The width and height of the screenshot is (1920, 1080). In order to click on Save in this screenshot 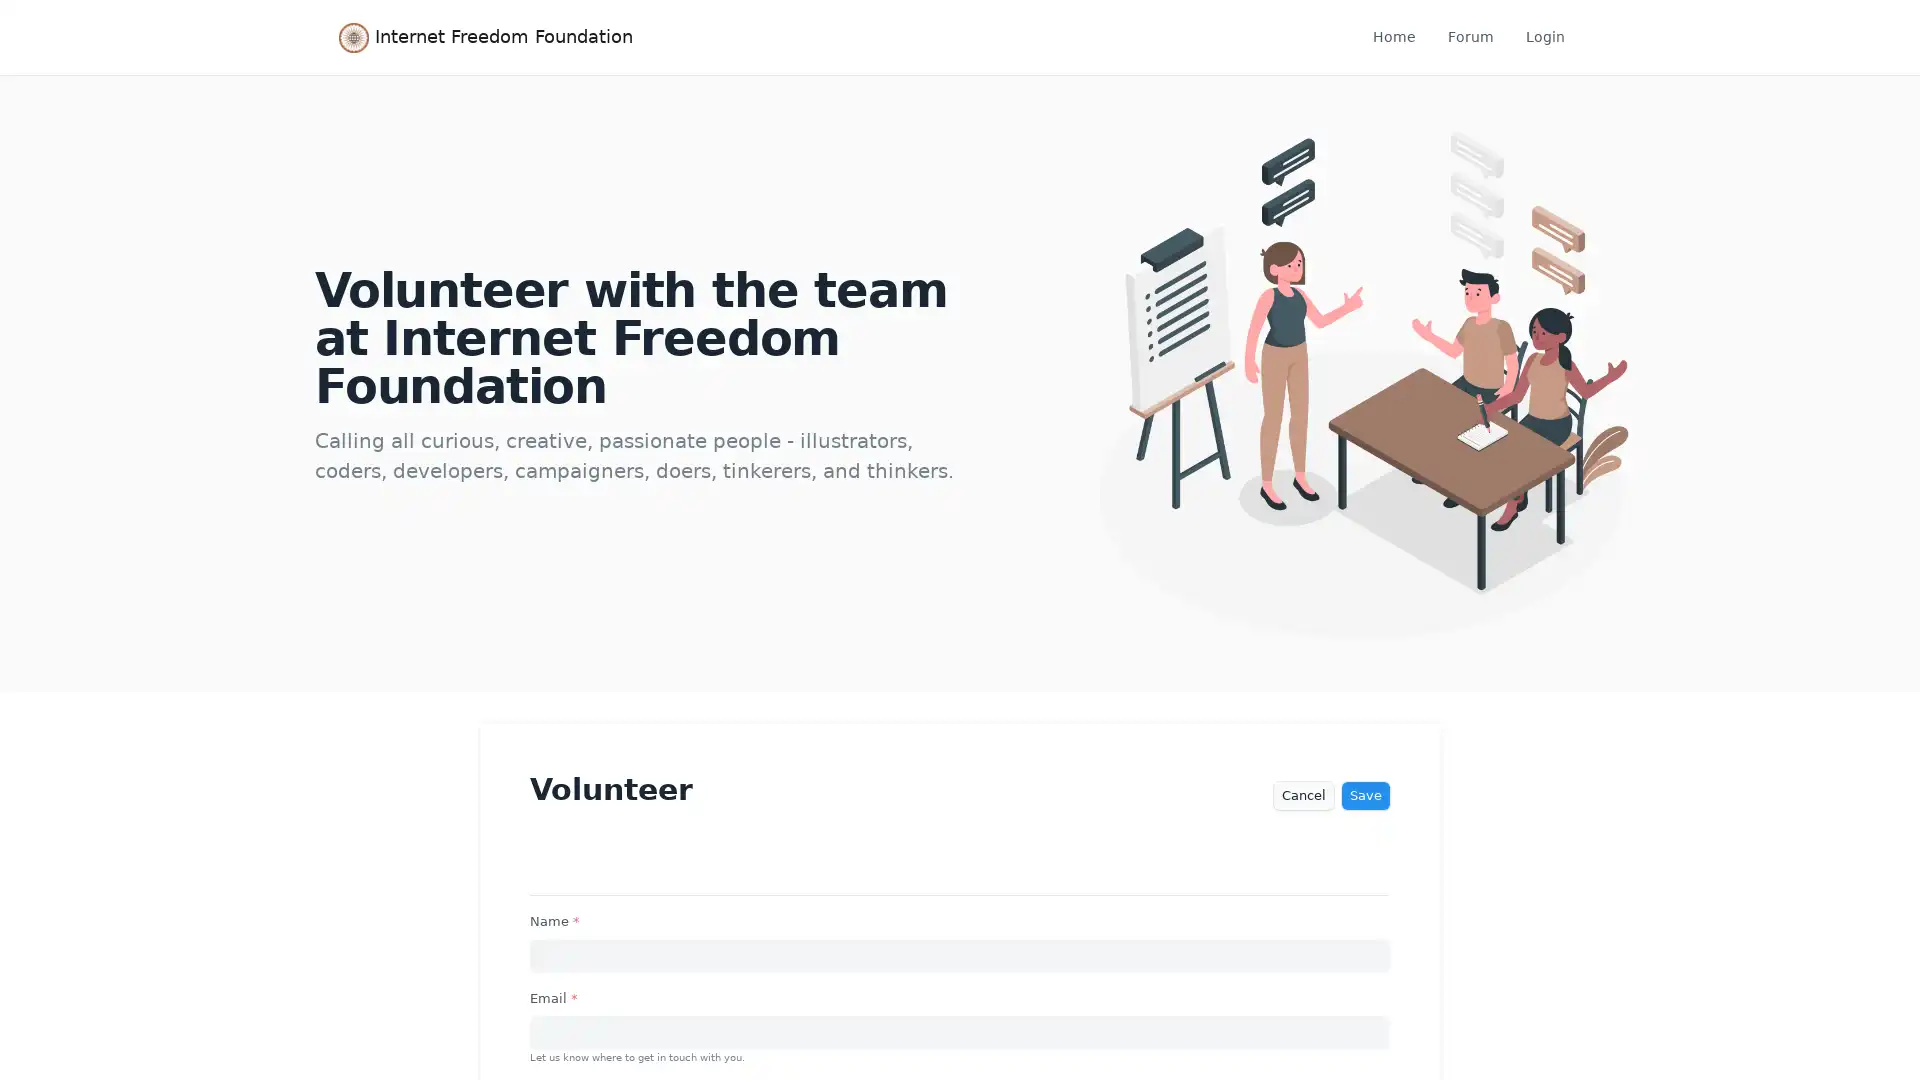, I will do `click(1365, 794)`.